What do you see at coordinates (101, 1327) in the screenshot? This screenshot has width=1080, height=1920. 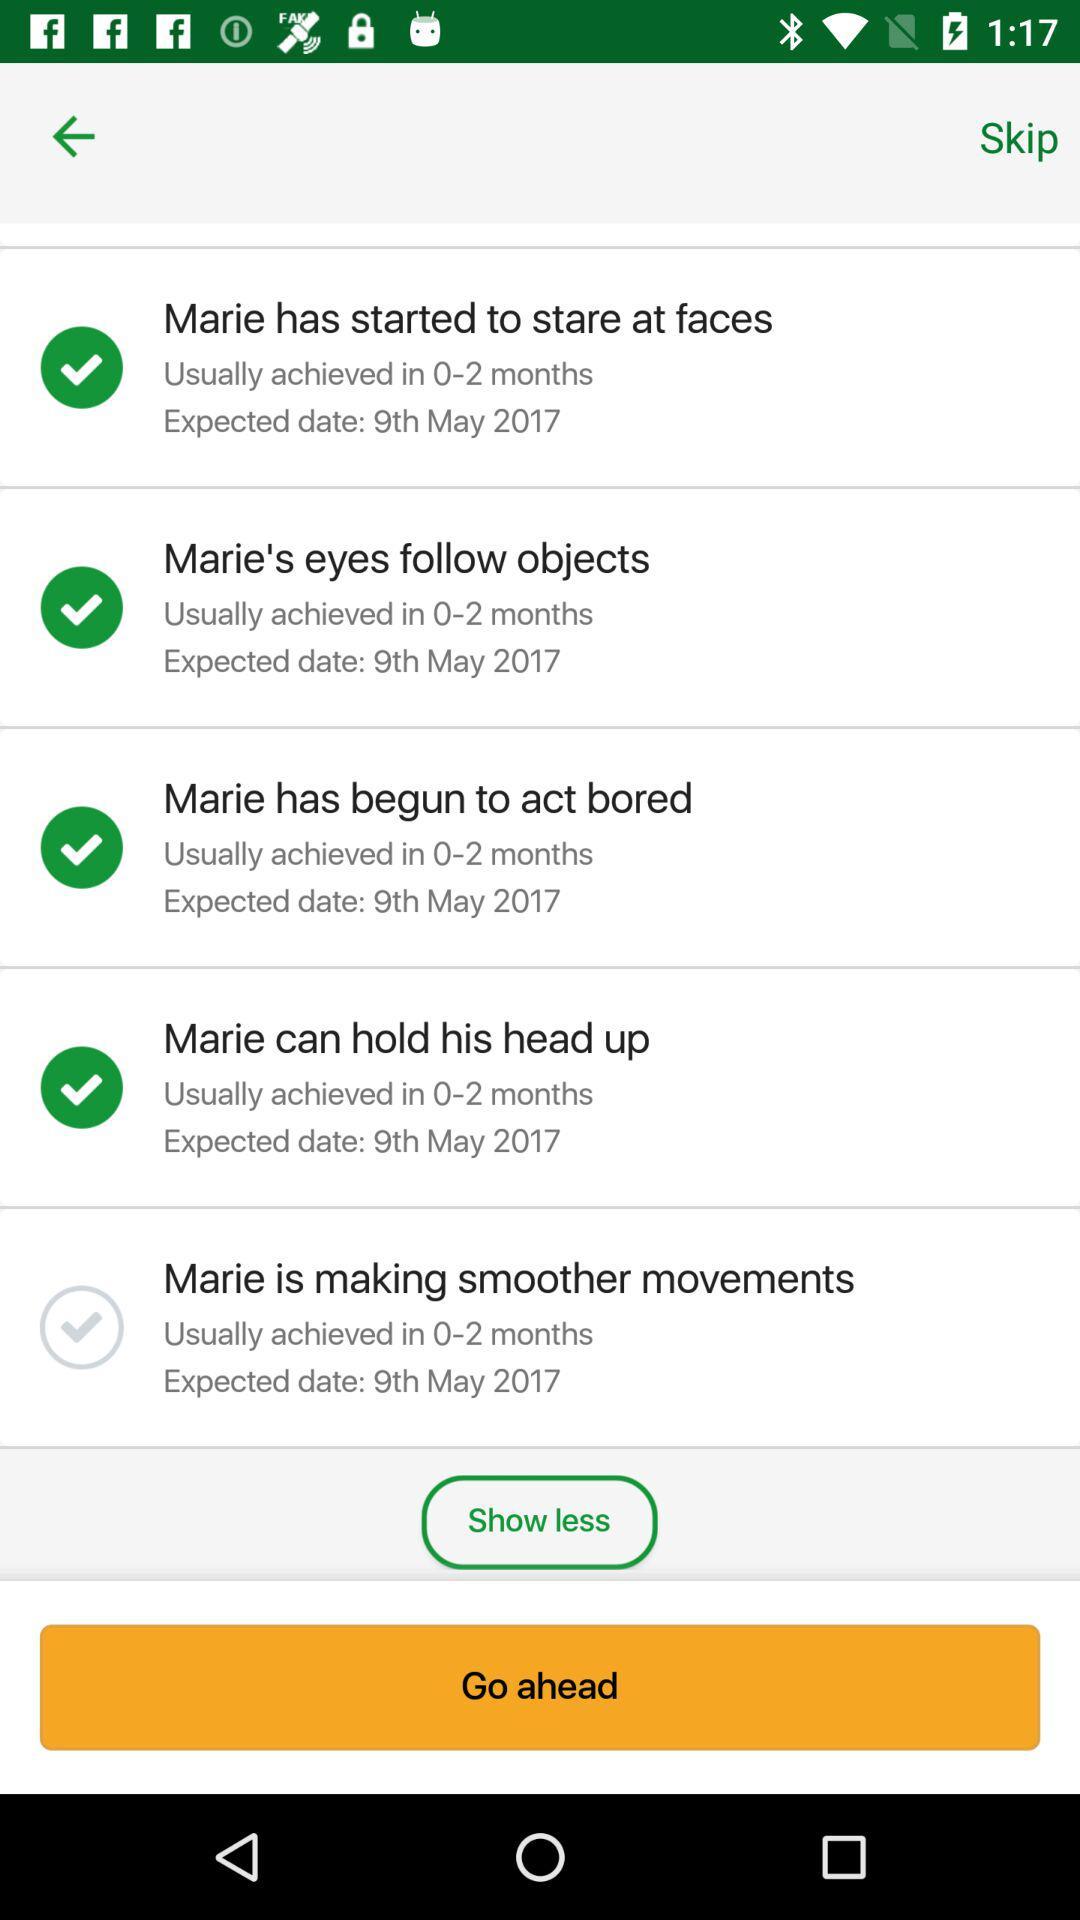 I see `developmental stage tracker` at bounding box center [101, 1327].